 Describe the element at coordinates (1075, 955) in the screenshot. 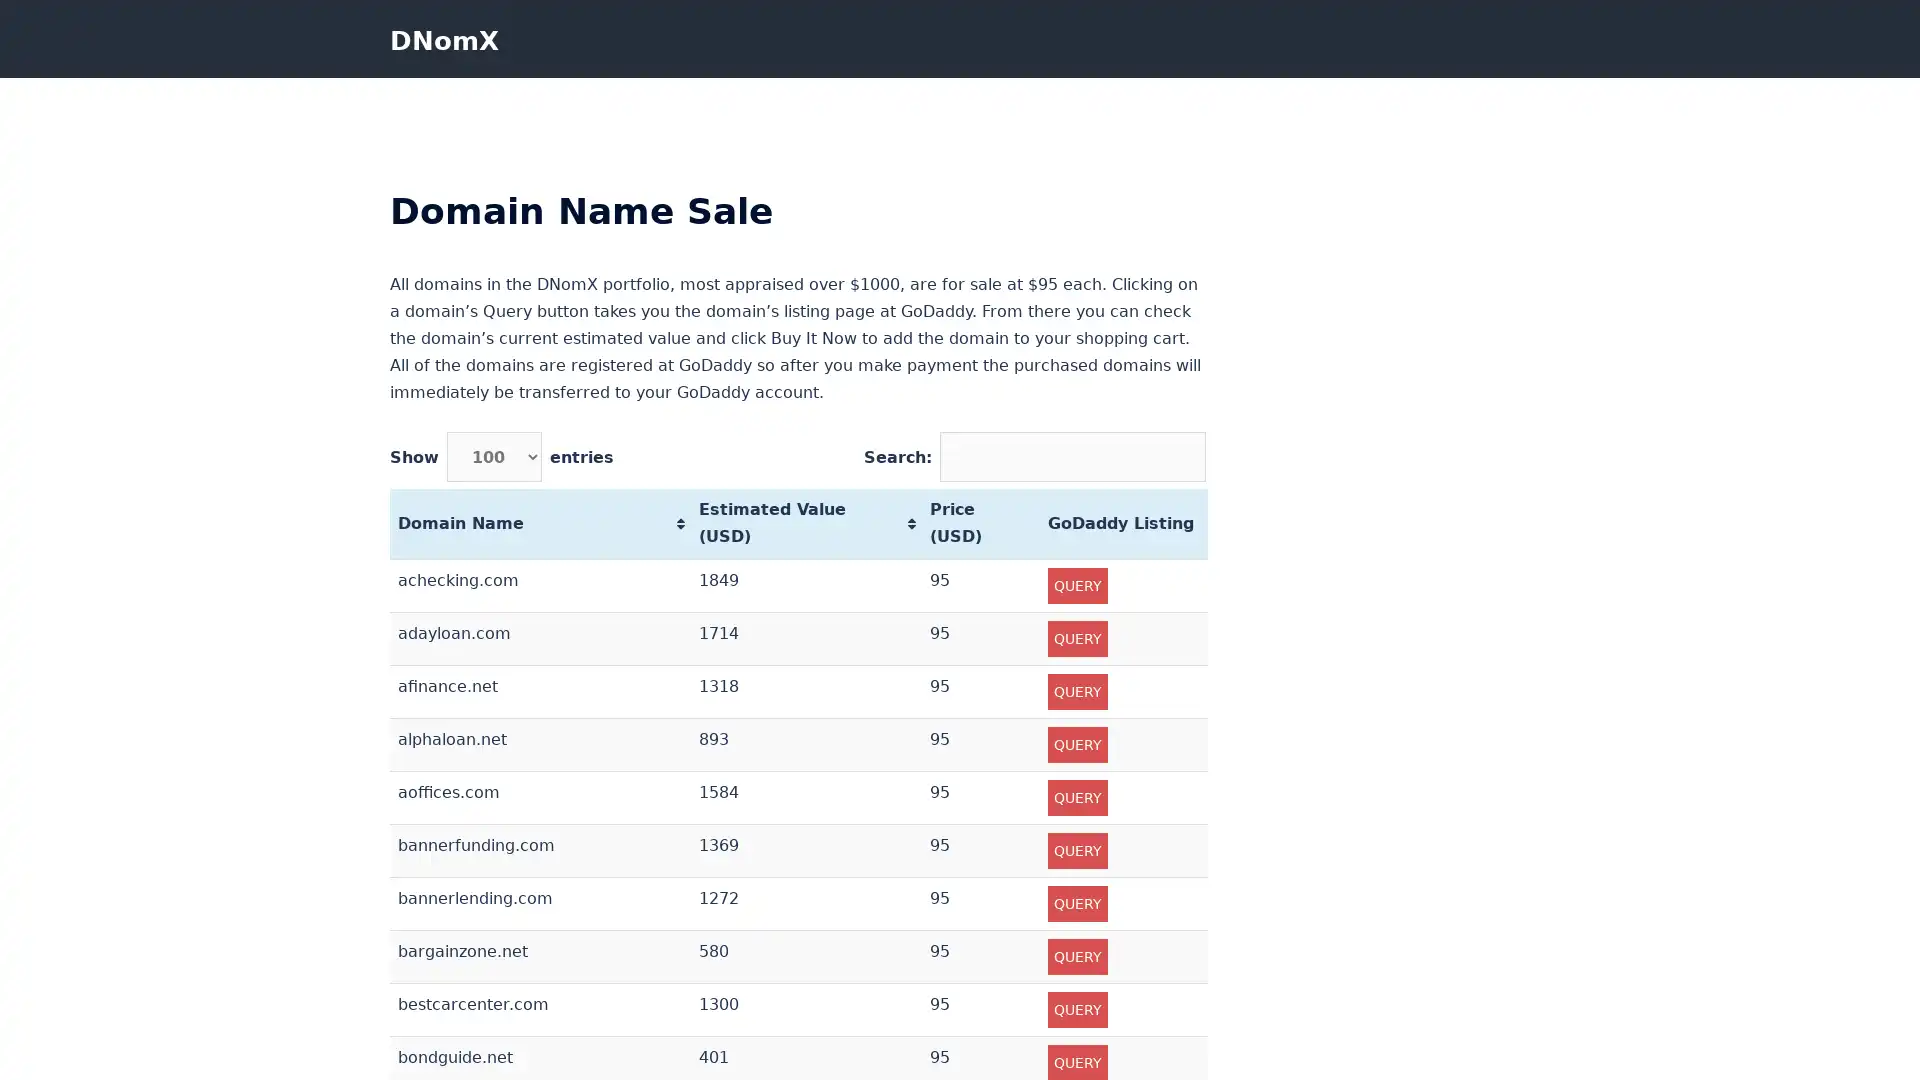

I see `QUERY` at that location.